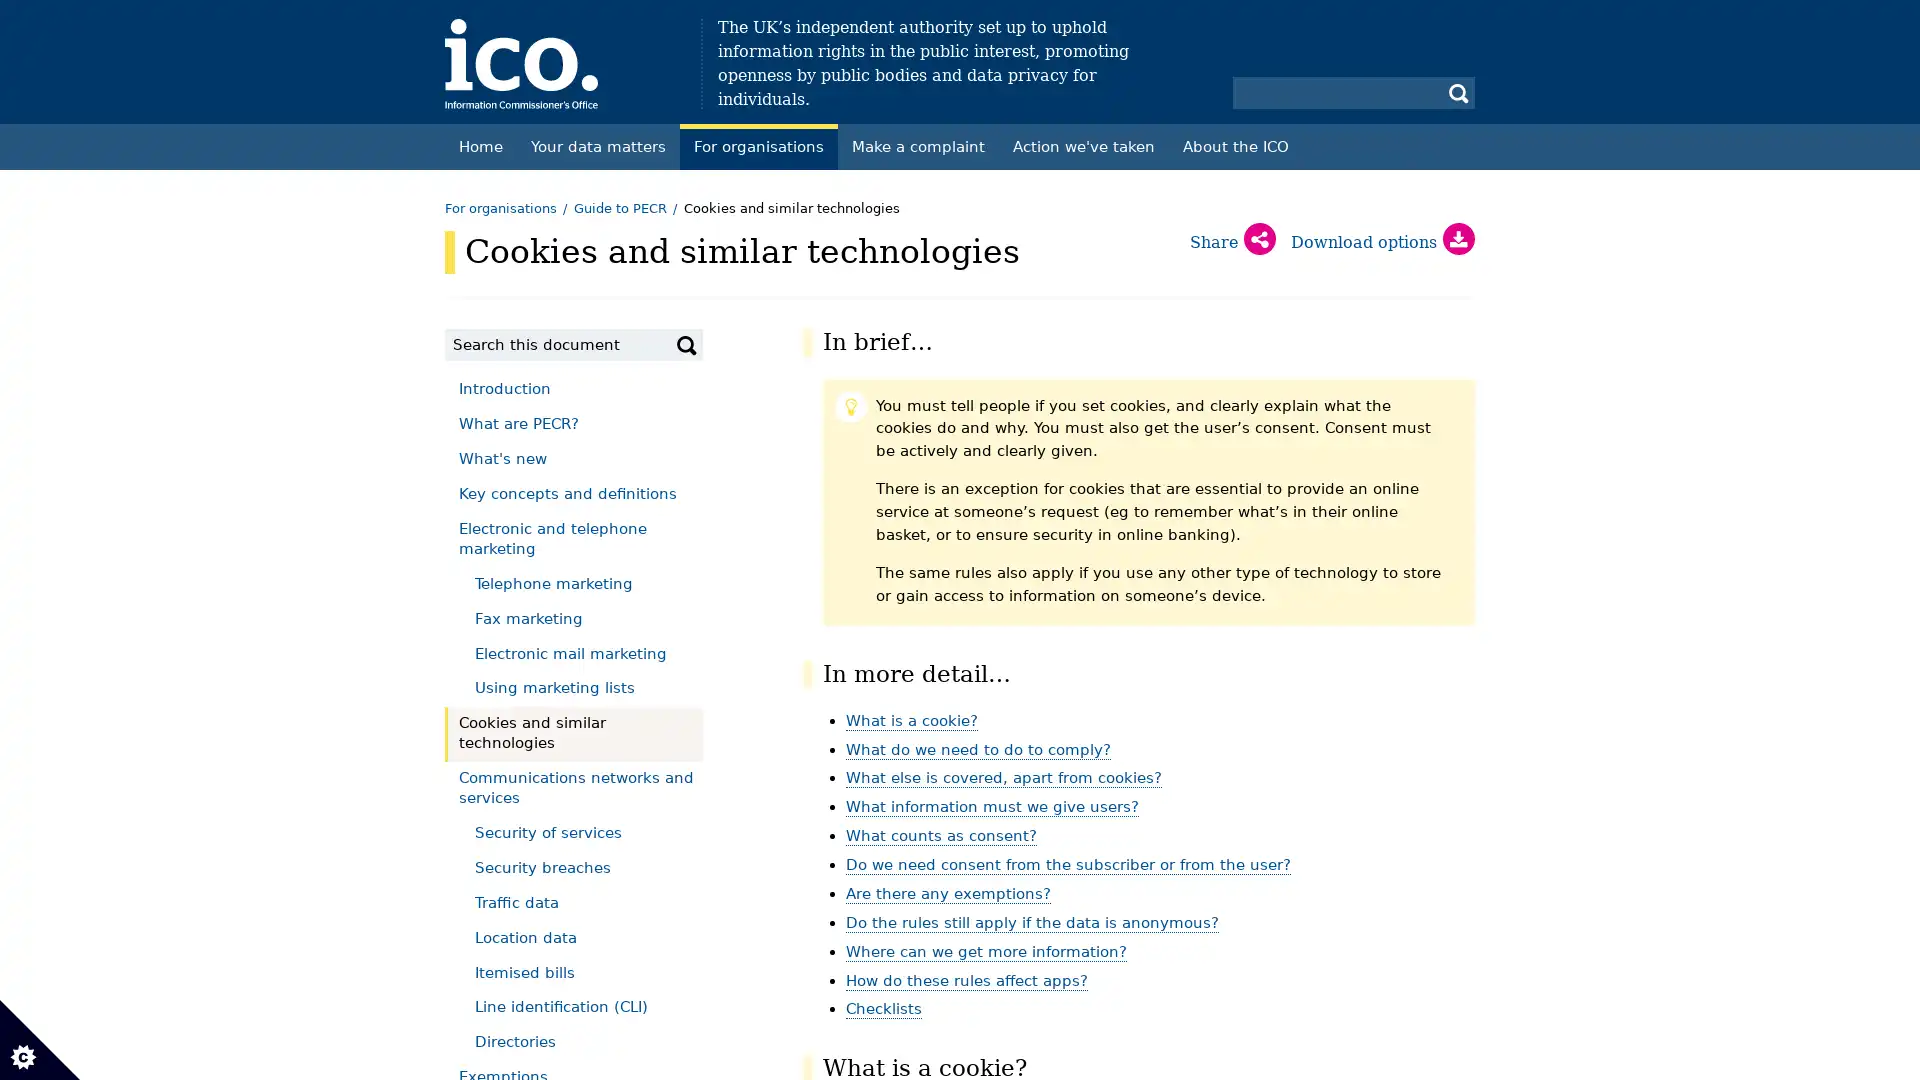 Image resolution: width=1920 pixels, height=1080 pixels. I want to click on Reject all cookies, so click(356, 260).